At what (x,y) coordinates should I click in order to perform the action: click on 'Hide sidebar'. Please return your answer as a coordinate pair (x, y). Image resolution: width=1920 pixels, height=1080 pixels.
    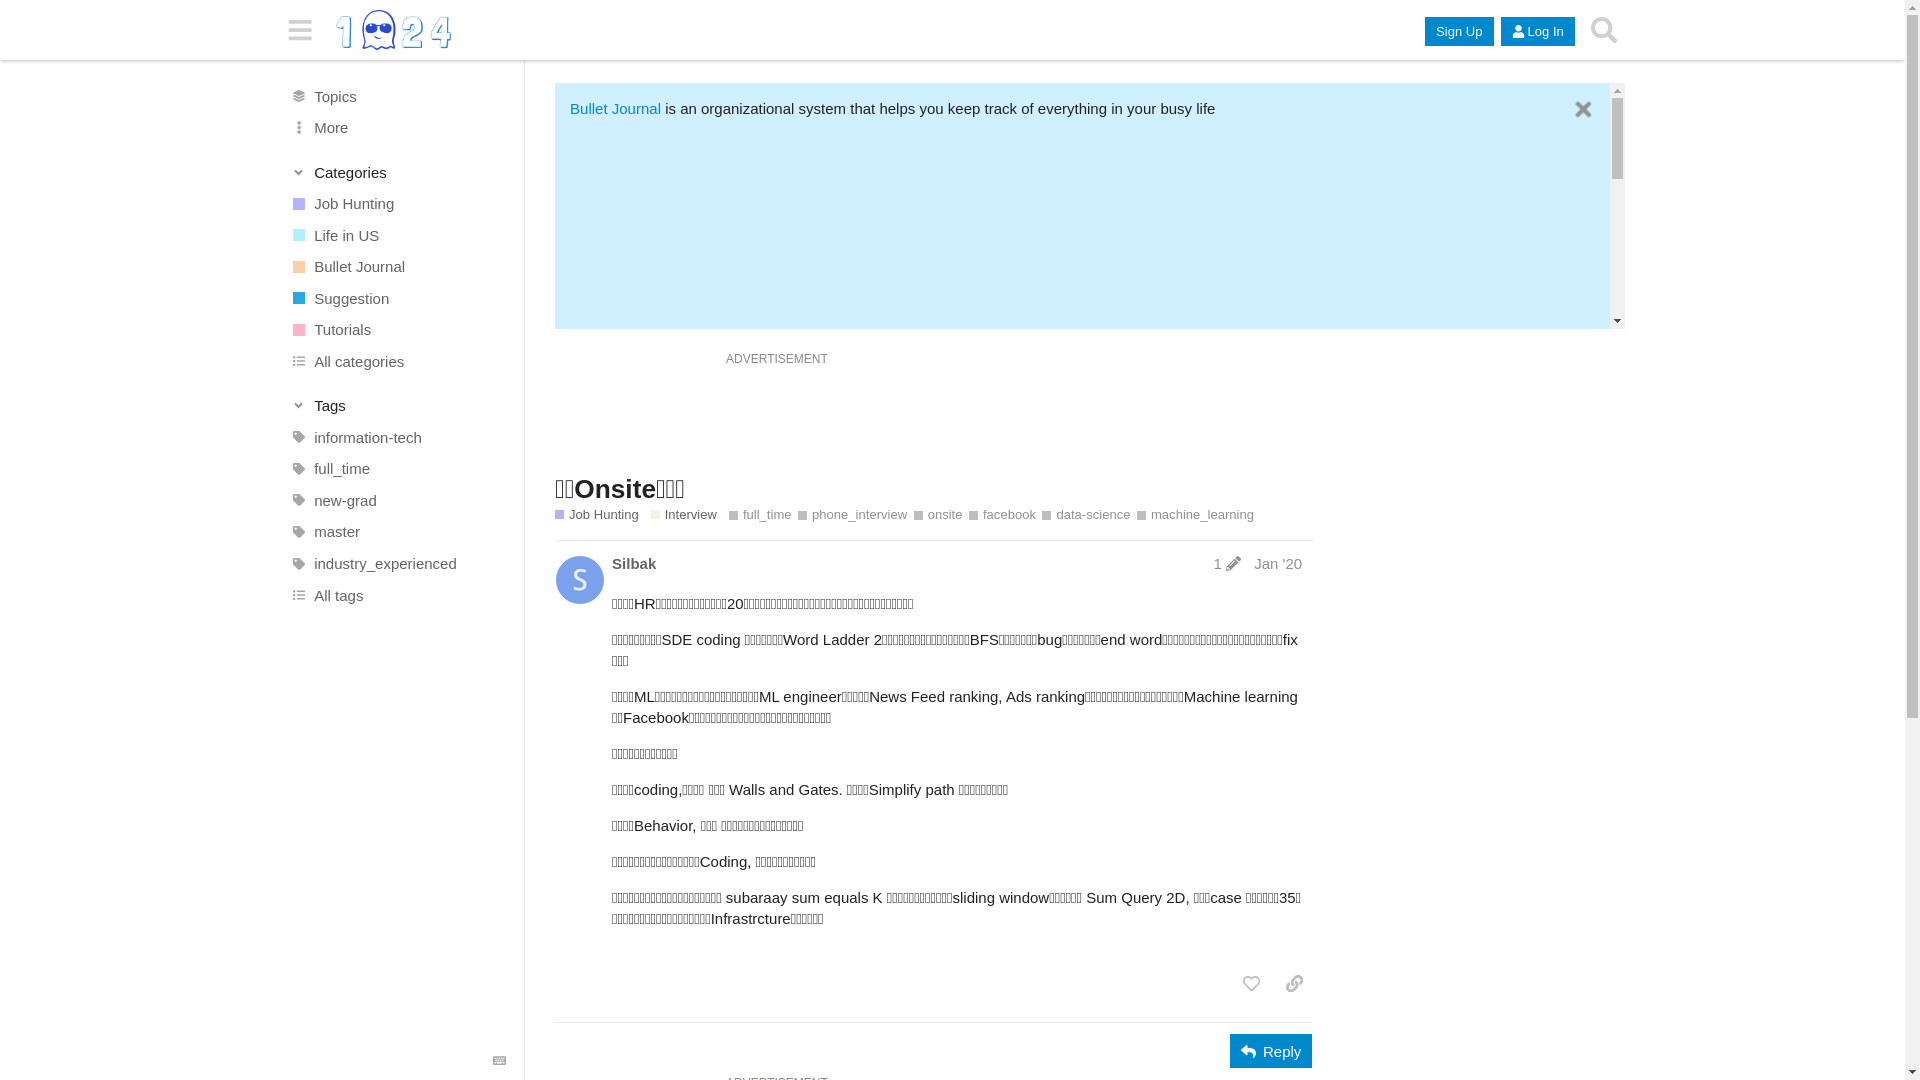
    Looking at the image, I should click on (299, 30).